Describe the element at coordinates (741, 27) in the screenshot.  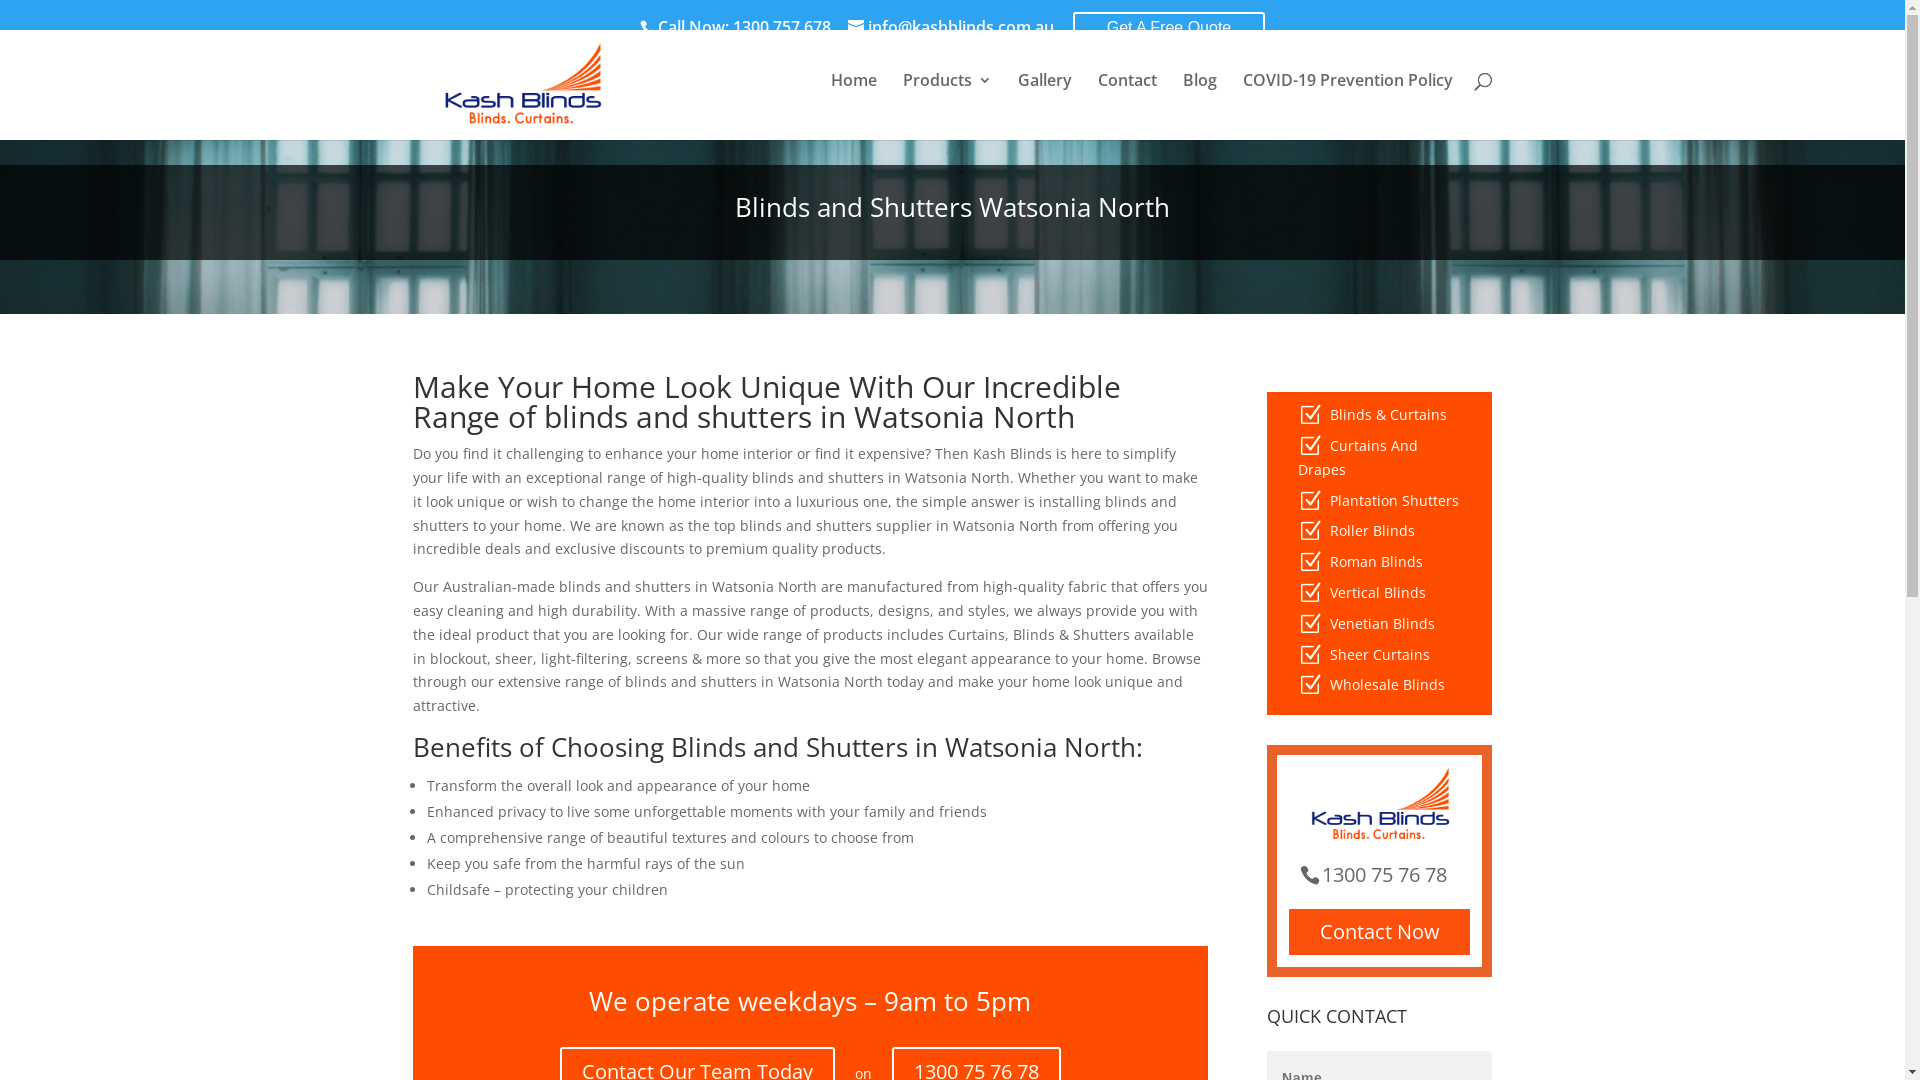
I see `'Call Now: 1300 757 678'` at that location.